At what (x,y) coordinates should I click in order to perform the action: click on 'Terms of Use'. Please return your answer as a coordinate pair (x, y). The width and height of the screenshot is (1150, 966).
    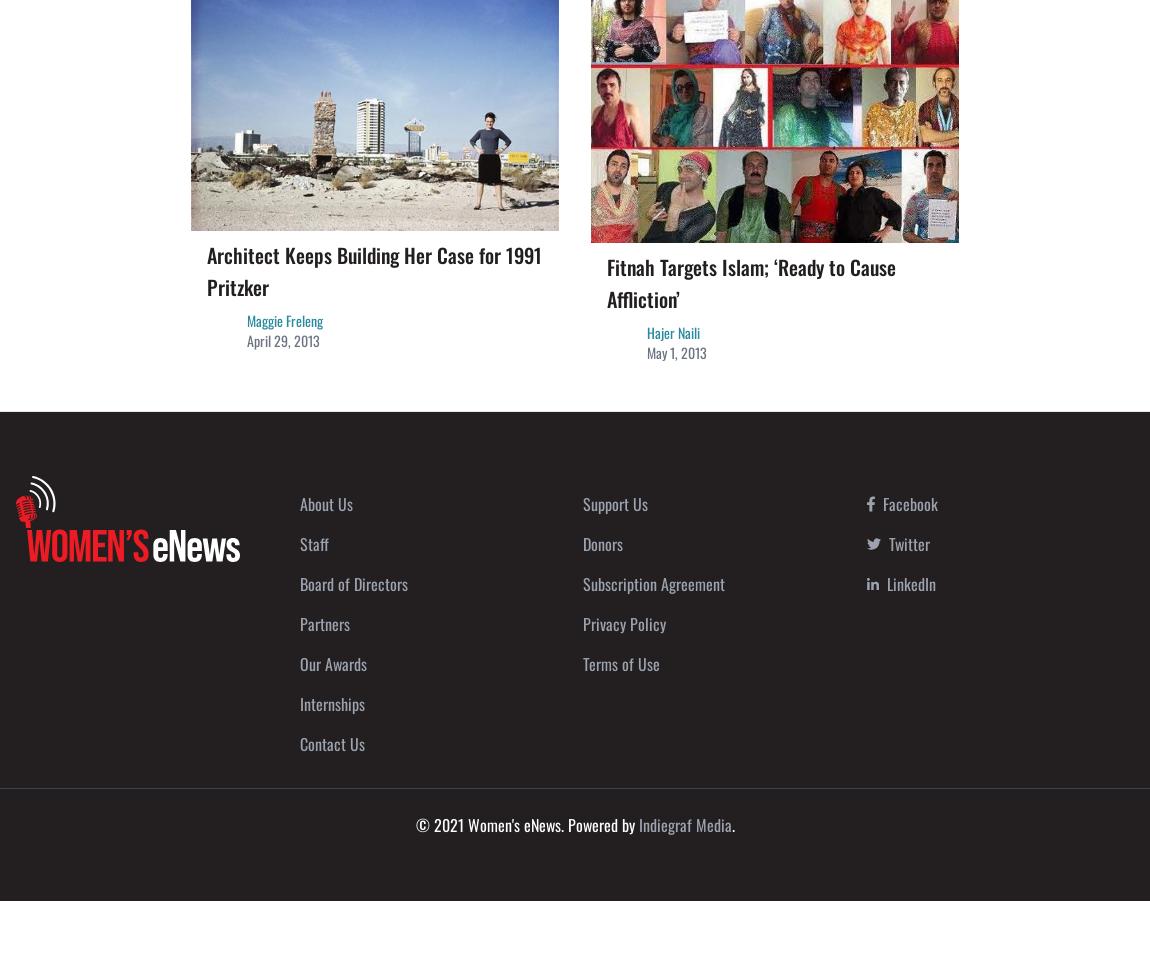
    Looking at the image, I should click on (620, 662).